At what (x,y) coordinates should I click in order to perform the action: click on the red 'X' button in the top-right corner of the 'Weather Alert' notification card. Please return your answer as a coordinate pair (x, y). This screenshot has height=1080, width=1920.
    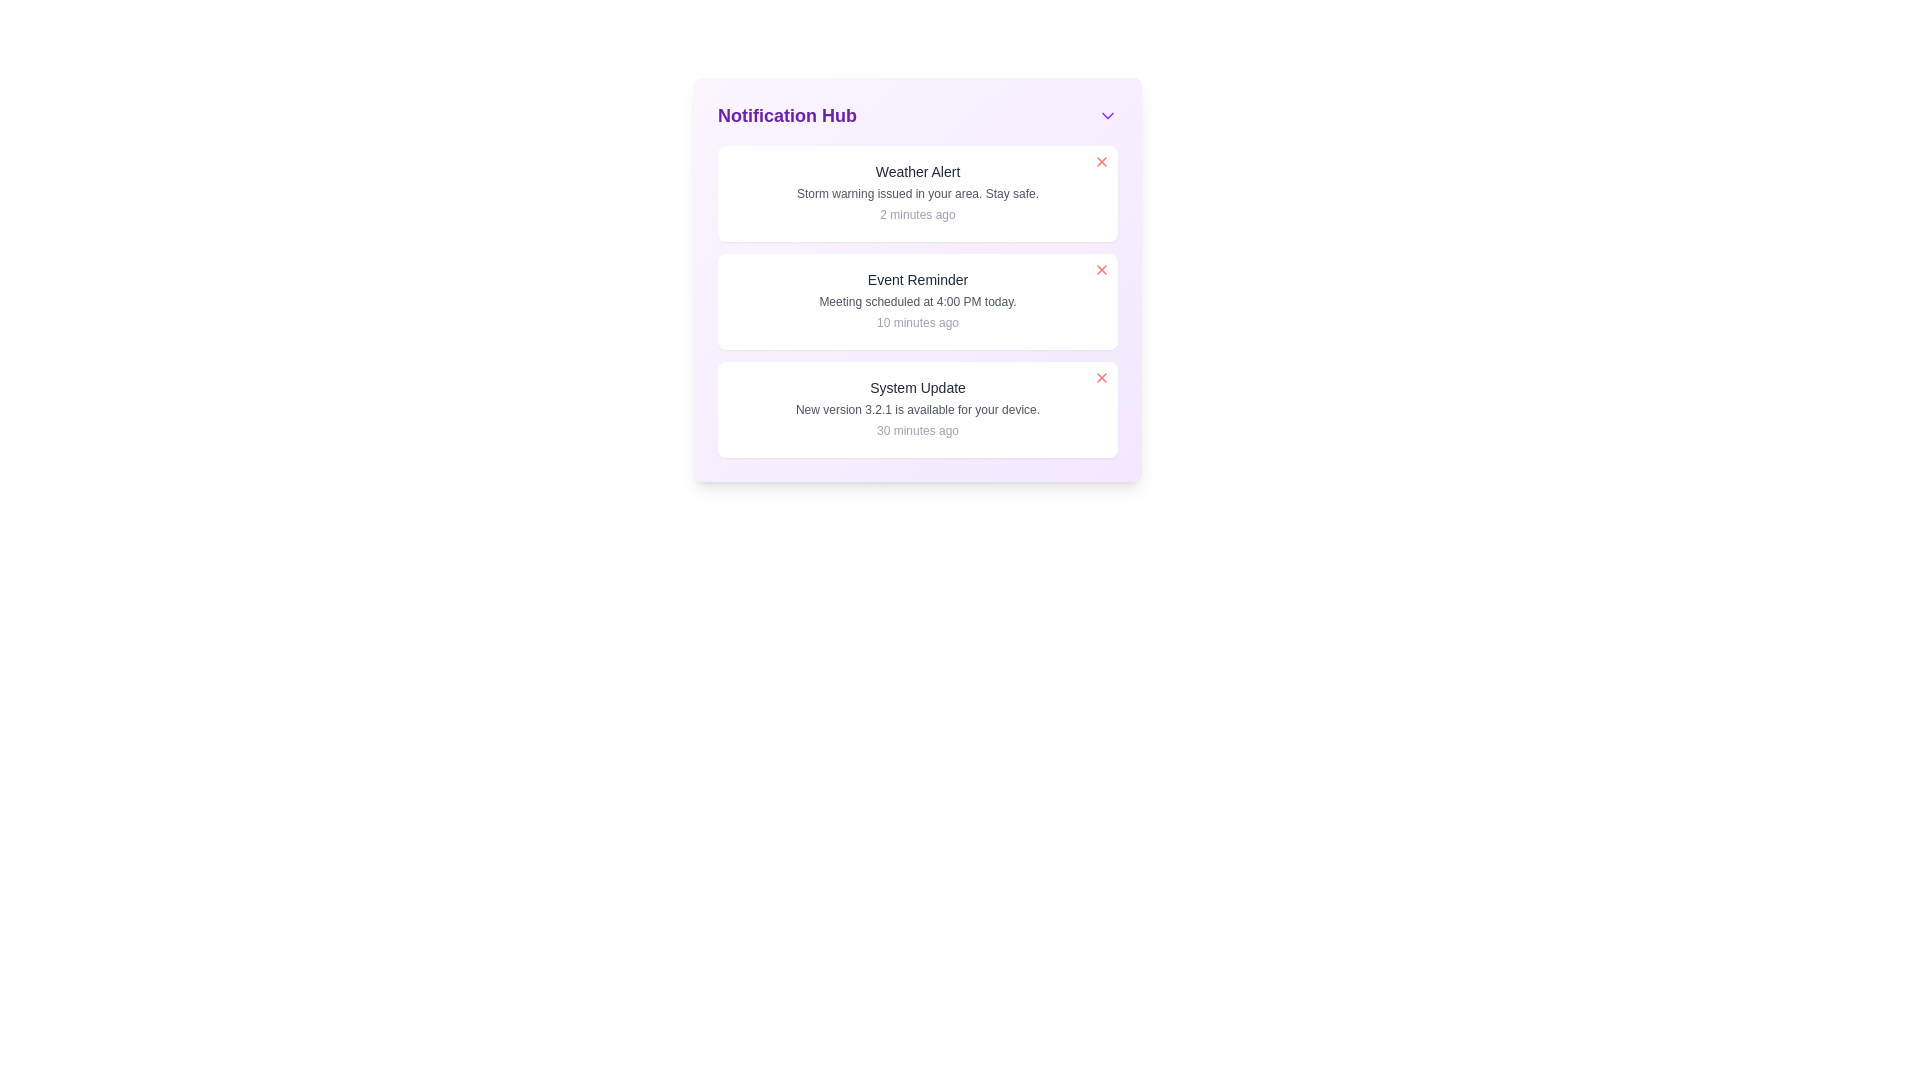
    Looking at the image, I should click on (1101, 161).